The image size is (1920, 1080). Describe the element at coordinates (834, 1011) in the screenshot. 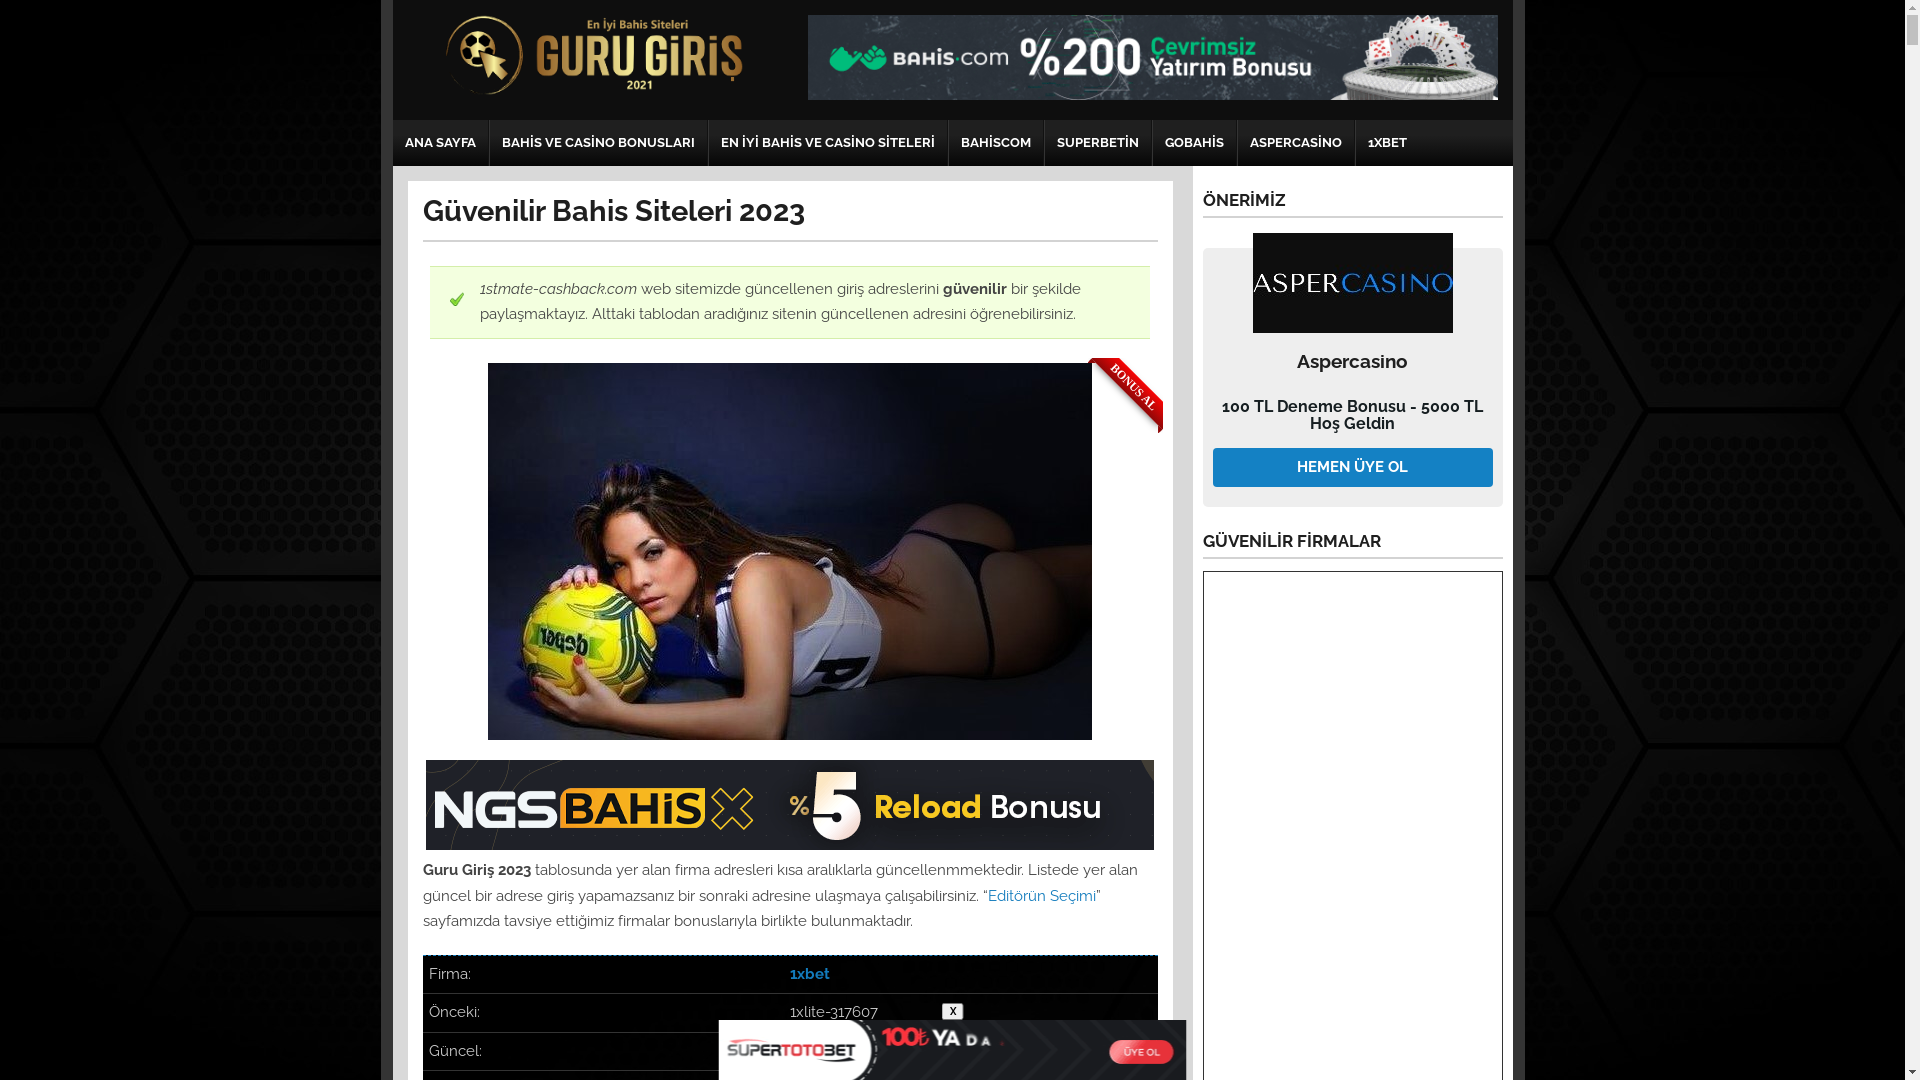

I see `'1xlite-317607'` at that location.